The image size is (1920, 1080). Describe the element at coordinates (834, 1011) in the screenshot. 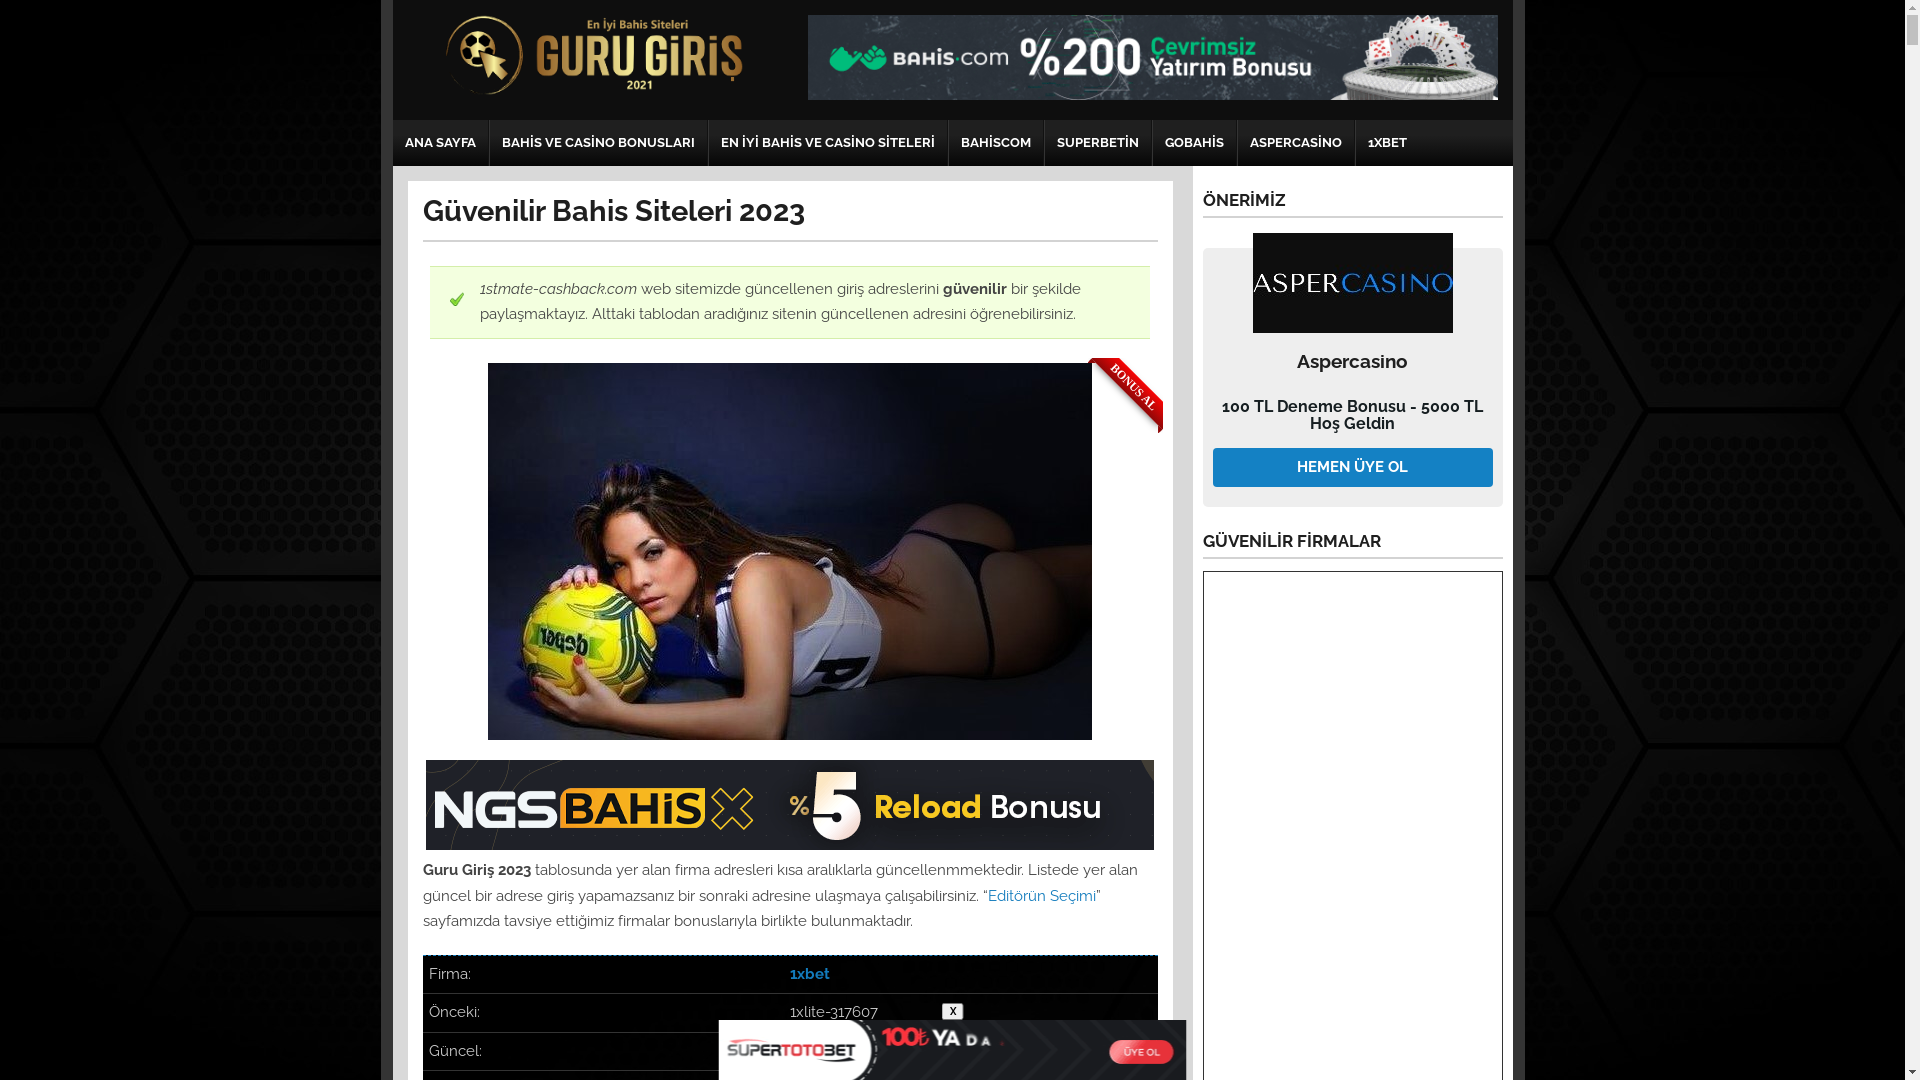

I see `'1xlite-317607'` at that location.